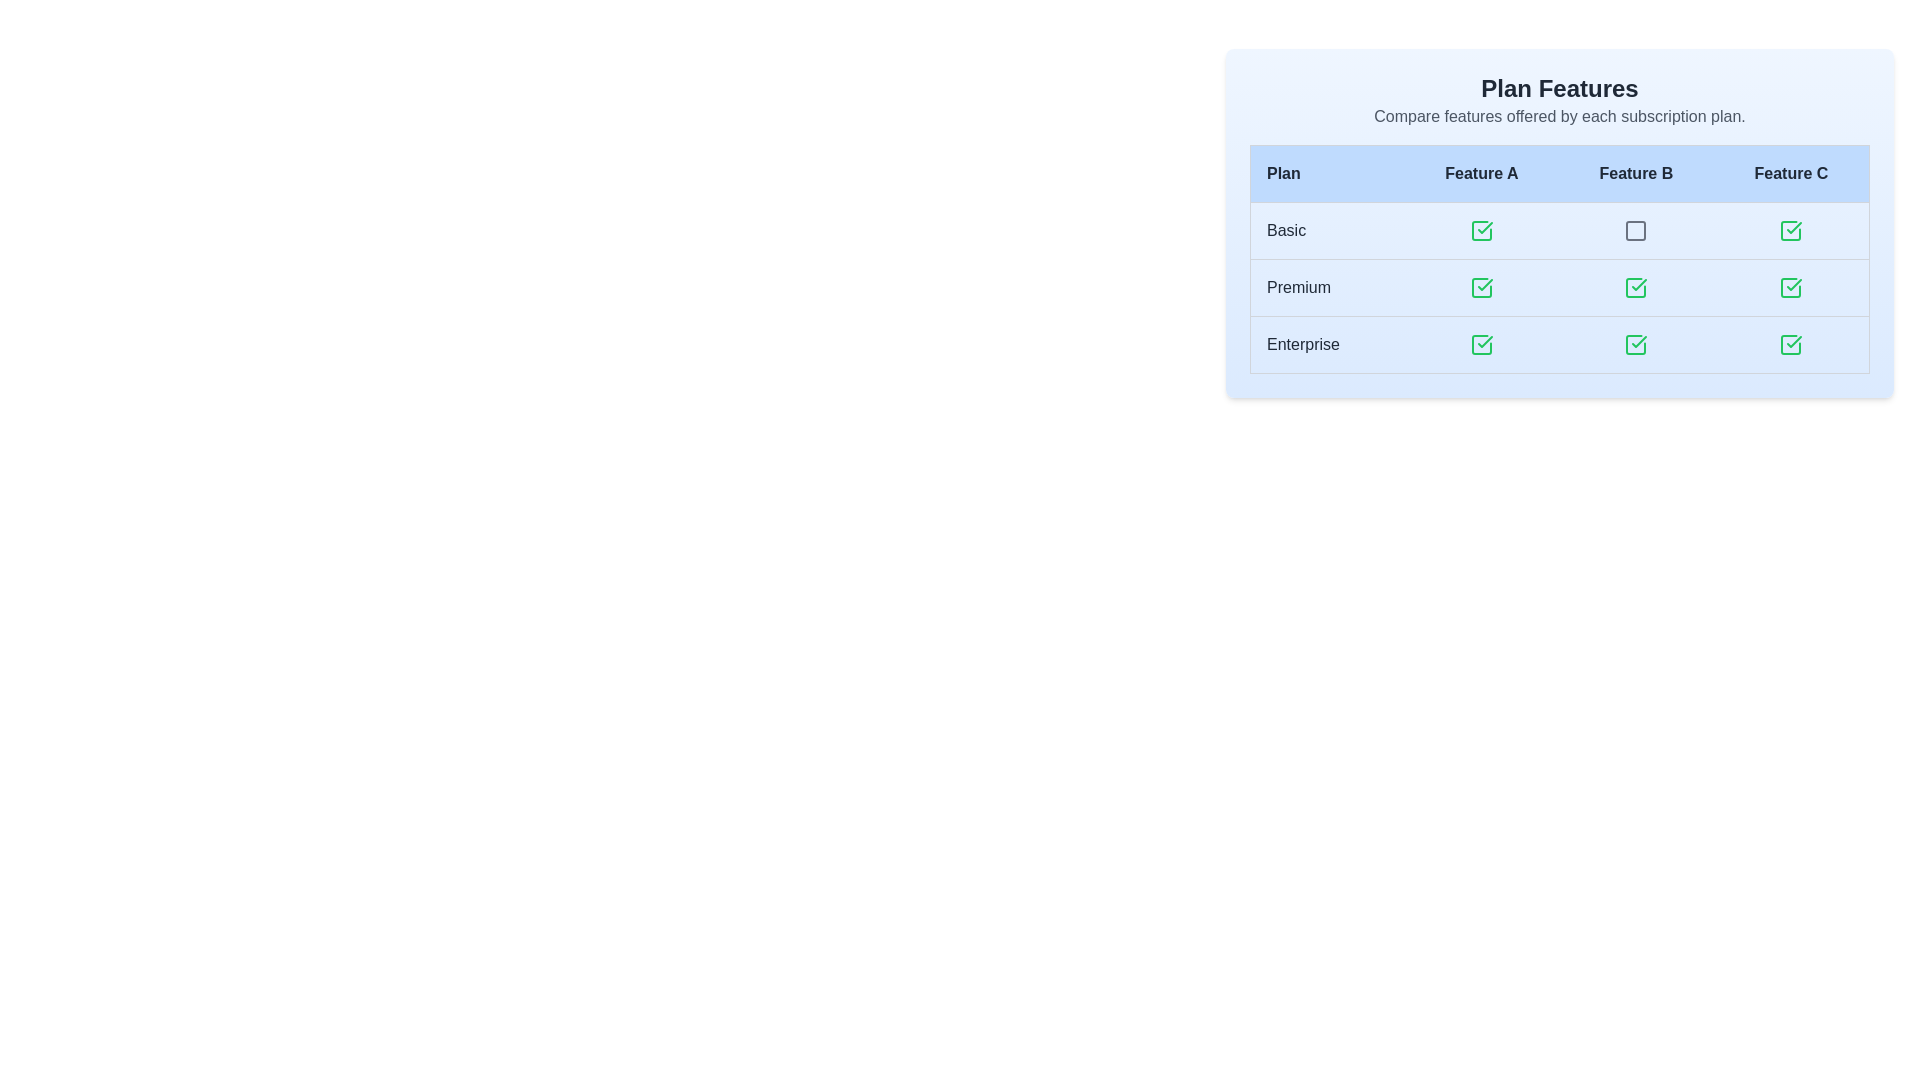  Describe the element at coordinates (1636, 230) in the screenshot. I see `the icon in the 'Feature B' column for the 'Basic' plan, which indicates the absence of a feature` at that location.